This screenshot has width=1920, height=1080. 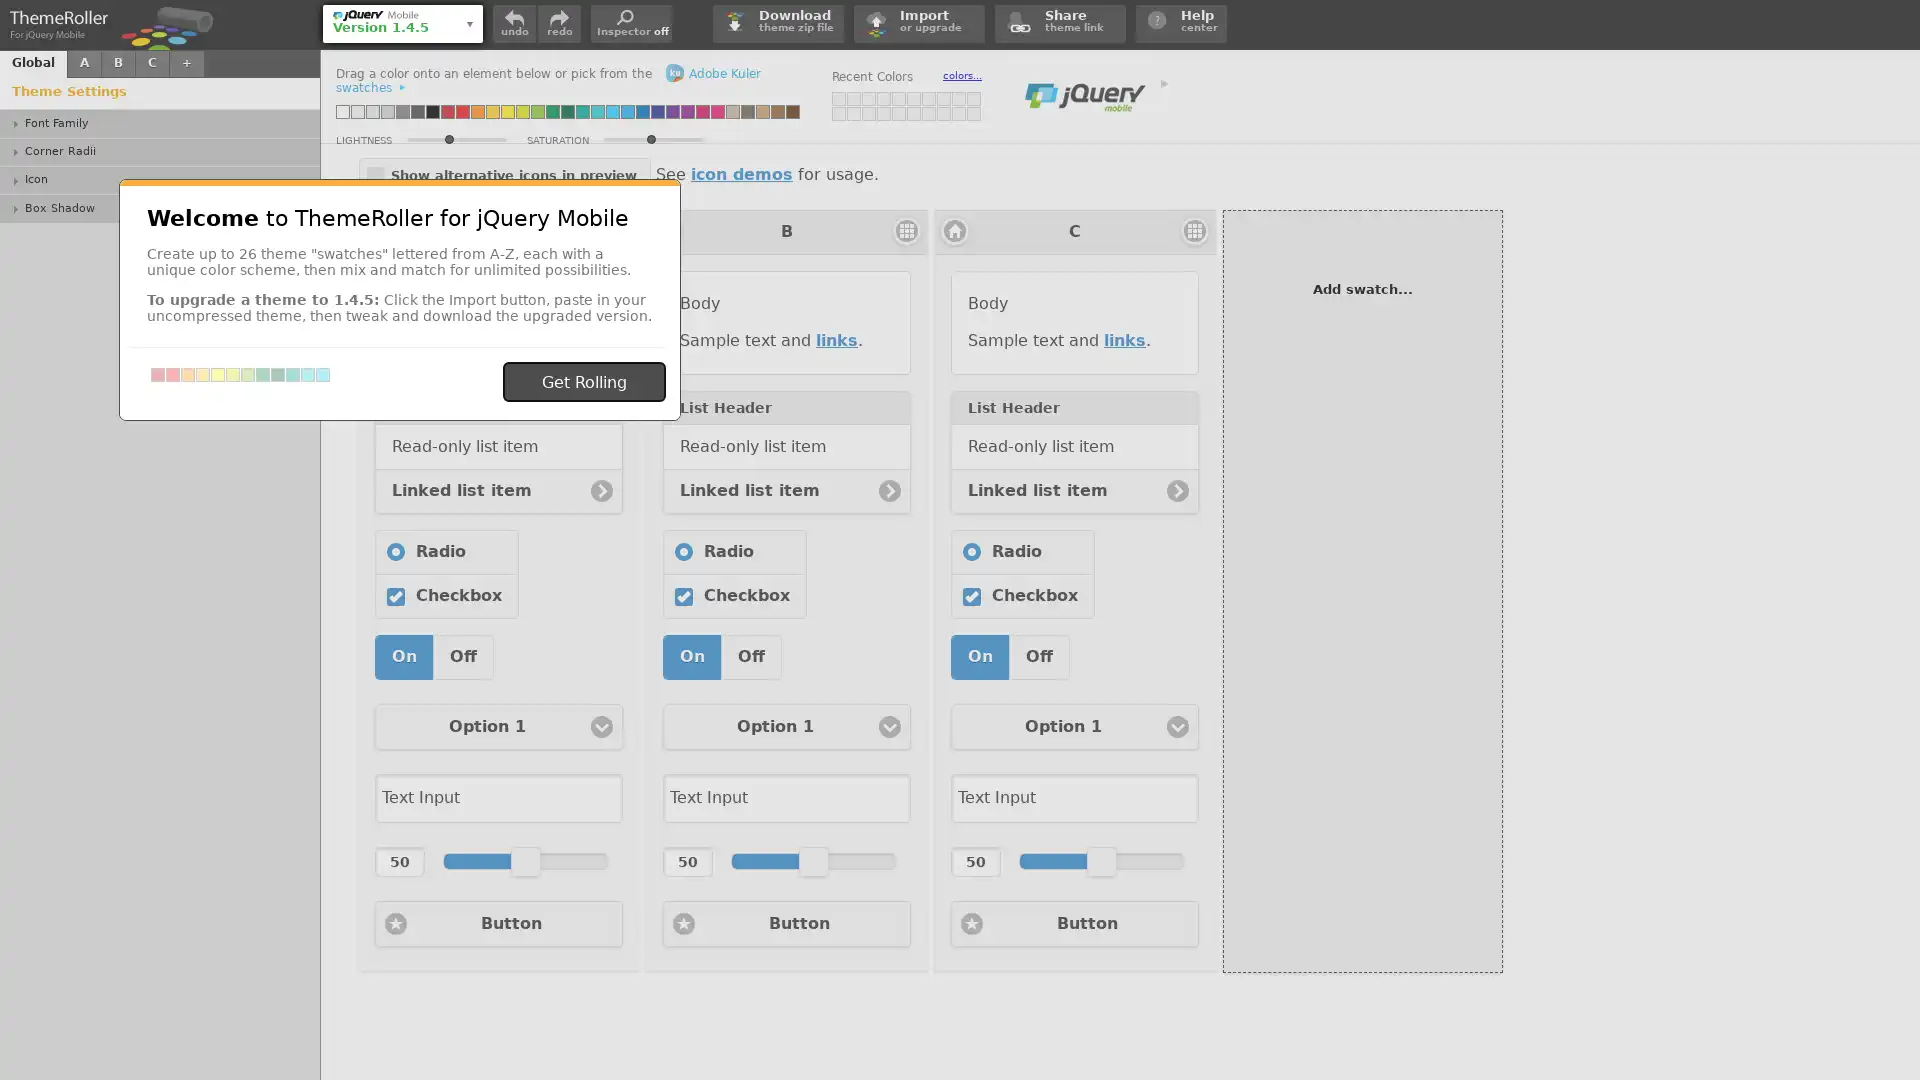 I want to click on Get Rolling, so click(x=582, y=381).